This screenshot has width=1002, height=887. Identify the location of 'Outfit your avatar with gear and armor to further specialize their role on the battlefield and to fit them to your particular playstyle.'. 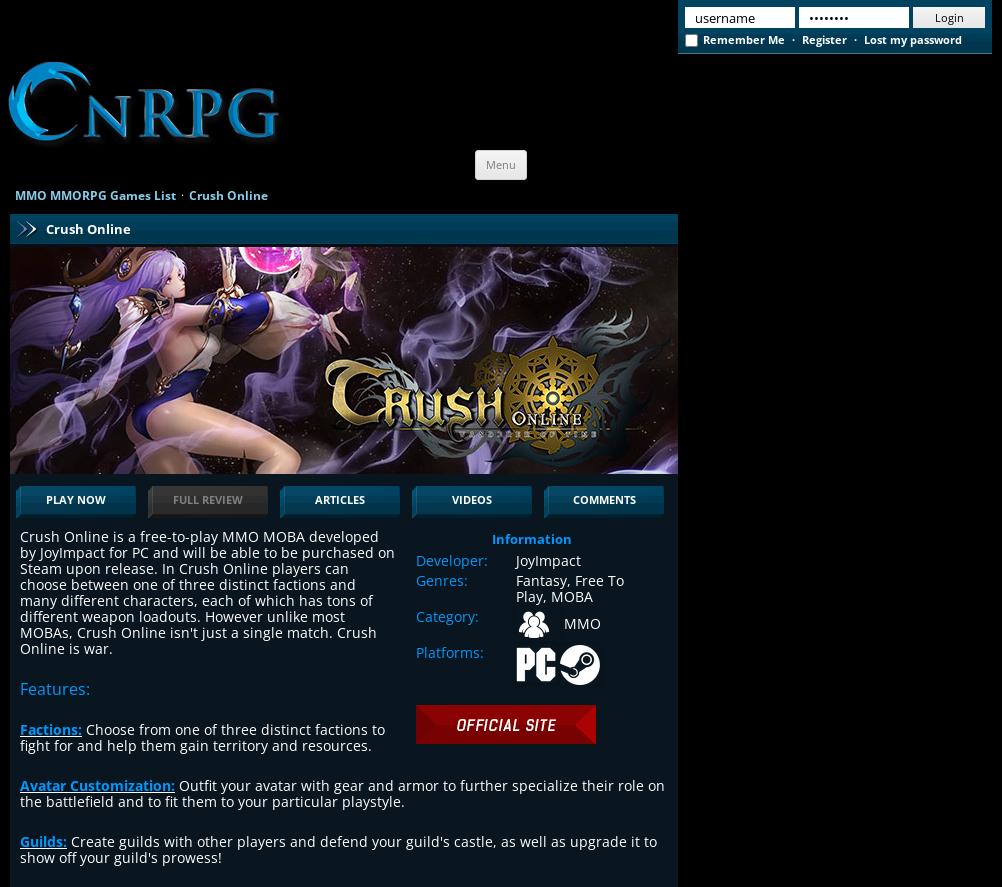
(342, 792).